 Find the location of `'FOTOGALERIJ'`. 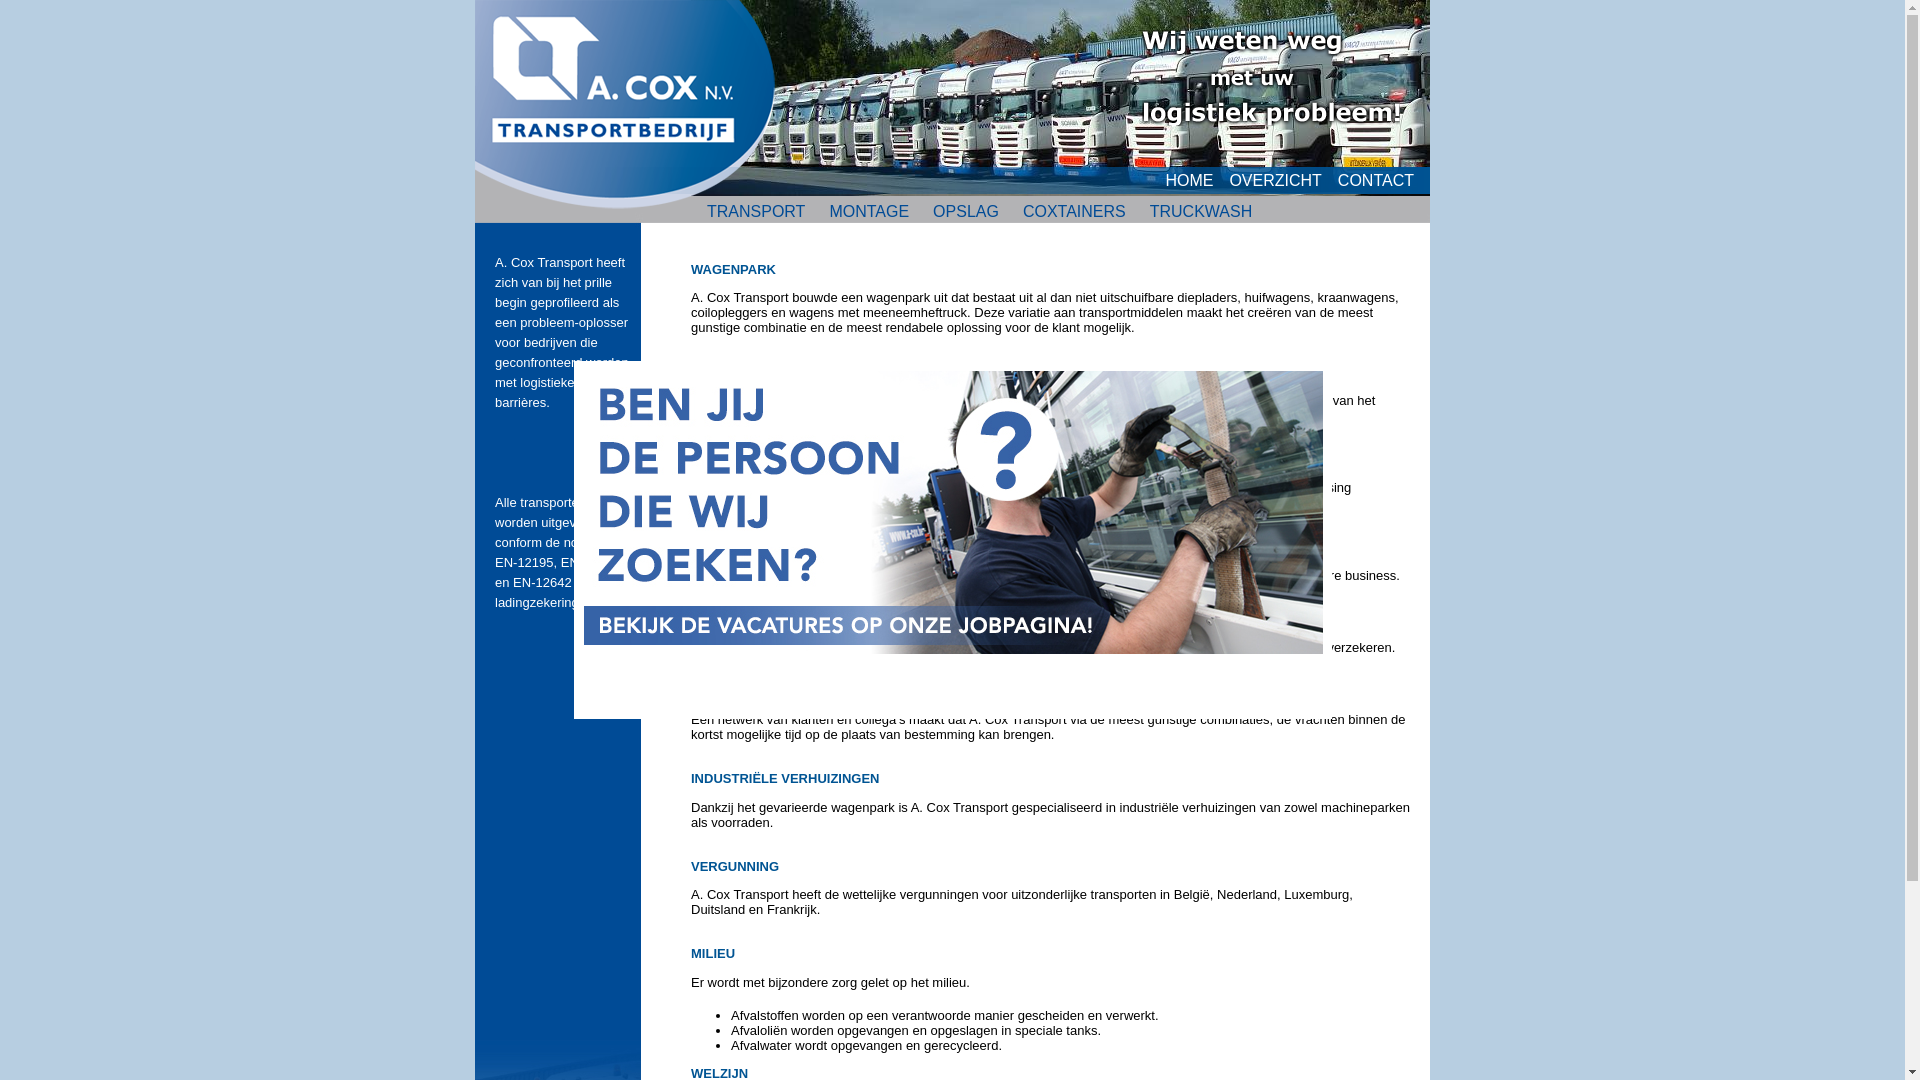

'FOTOGALERIJ' is located at coordinates (1175, 241).